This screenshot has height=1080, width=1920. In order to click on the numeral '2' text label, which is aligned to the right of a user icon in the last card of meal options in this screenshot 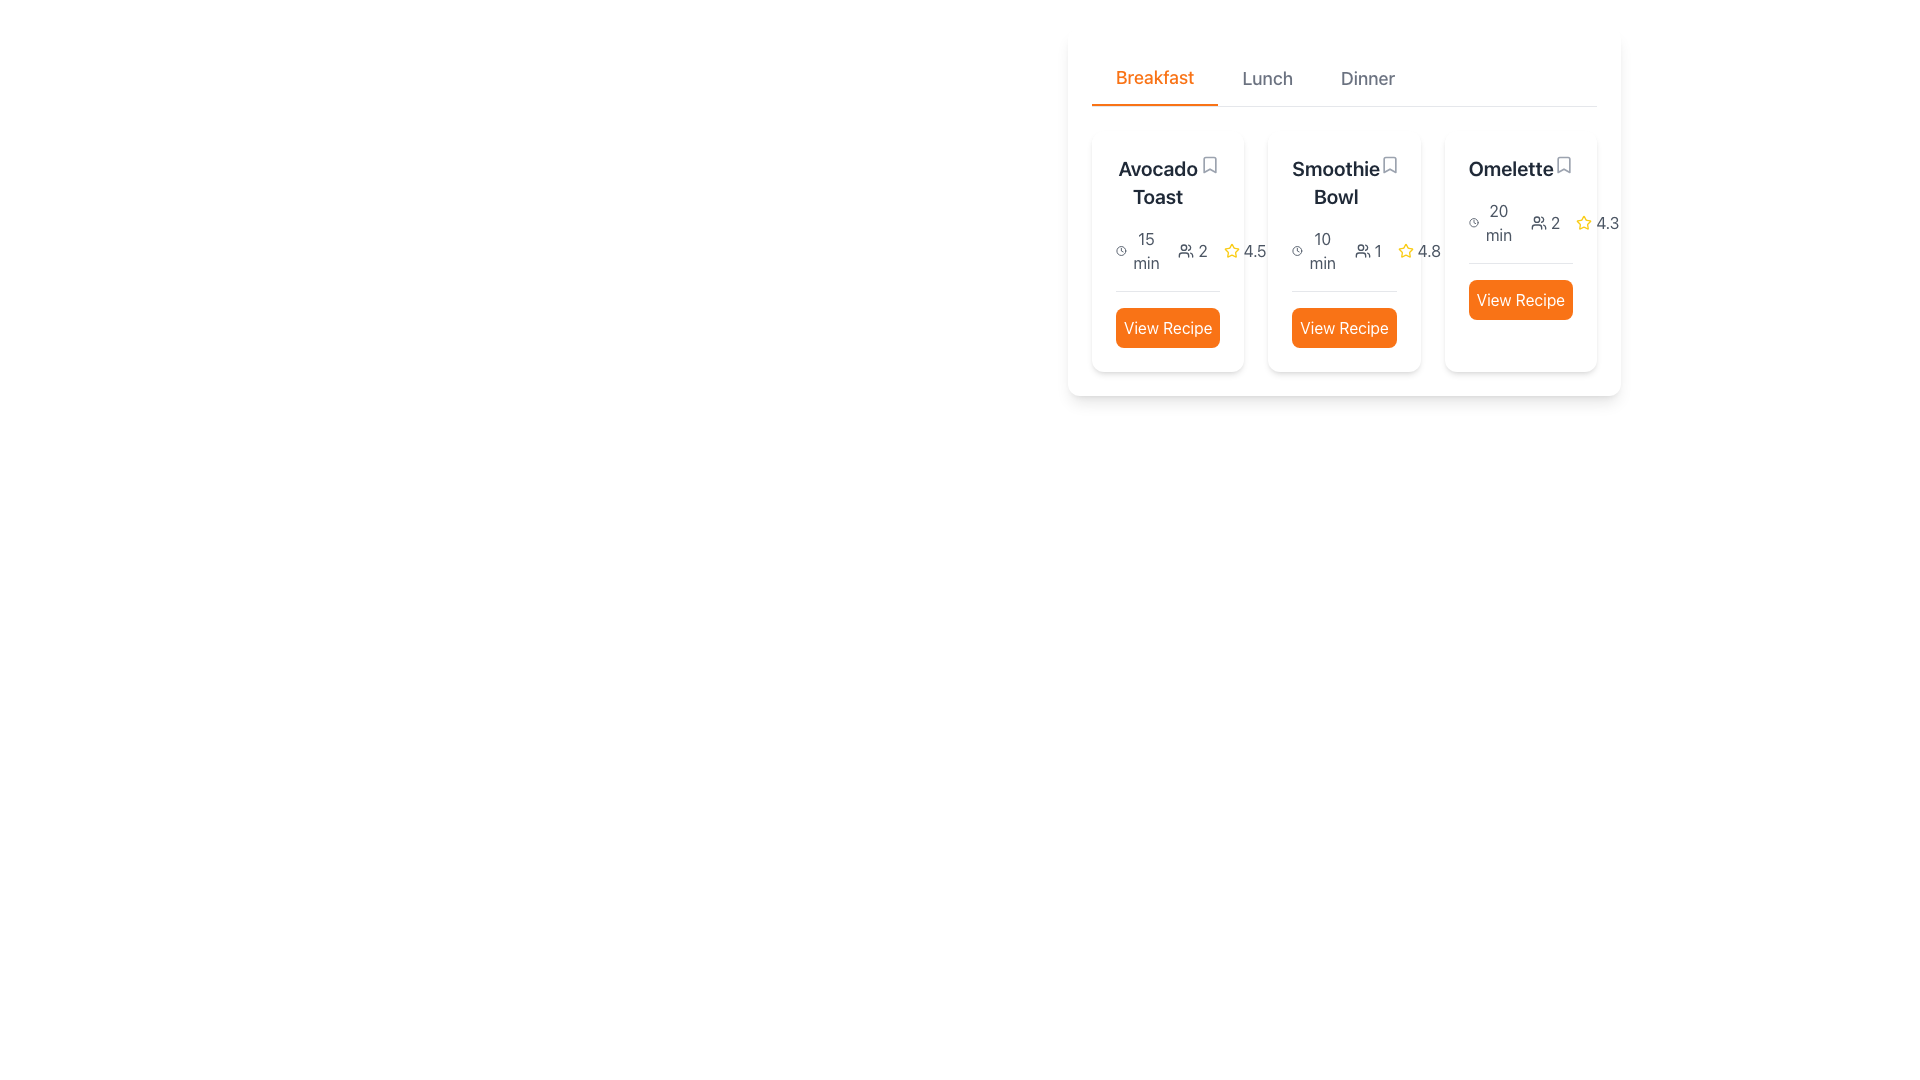, I will do `click(1554, 223)`.